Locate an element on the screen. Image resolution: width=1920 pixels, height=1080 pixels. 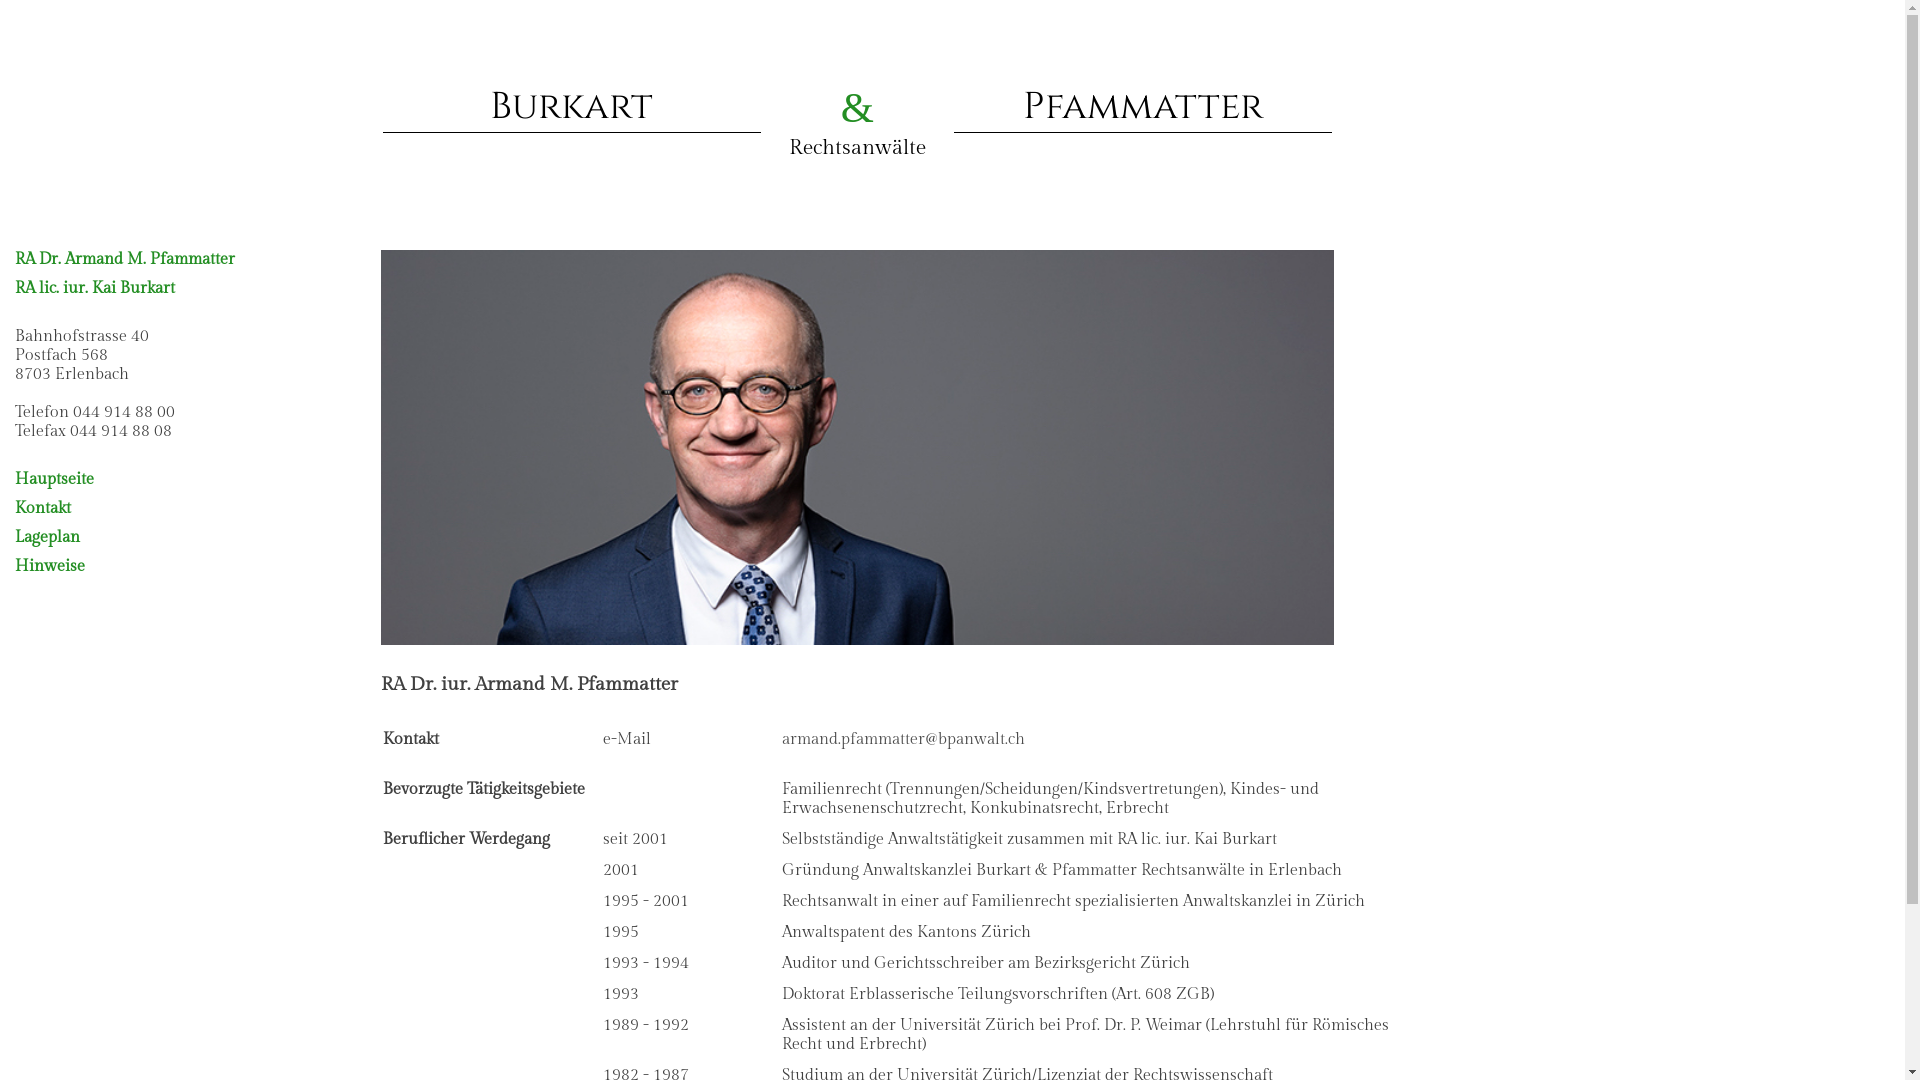
'RA lic. iur. Kai Burkart' is located at coordinates (94, 288).